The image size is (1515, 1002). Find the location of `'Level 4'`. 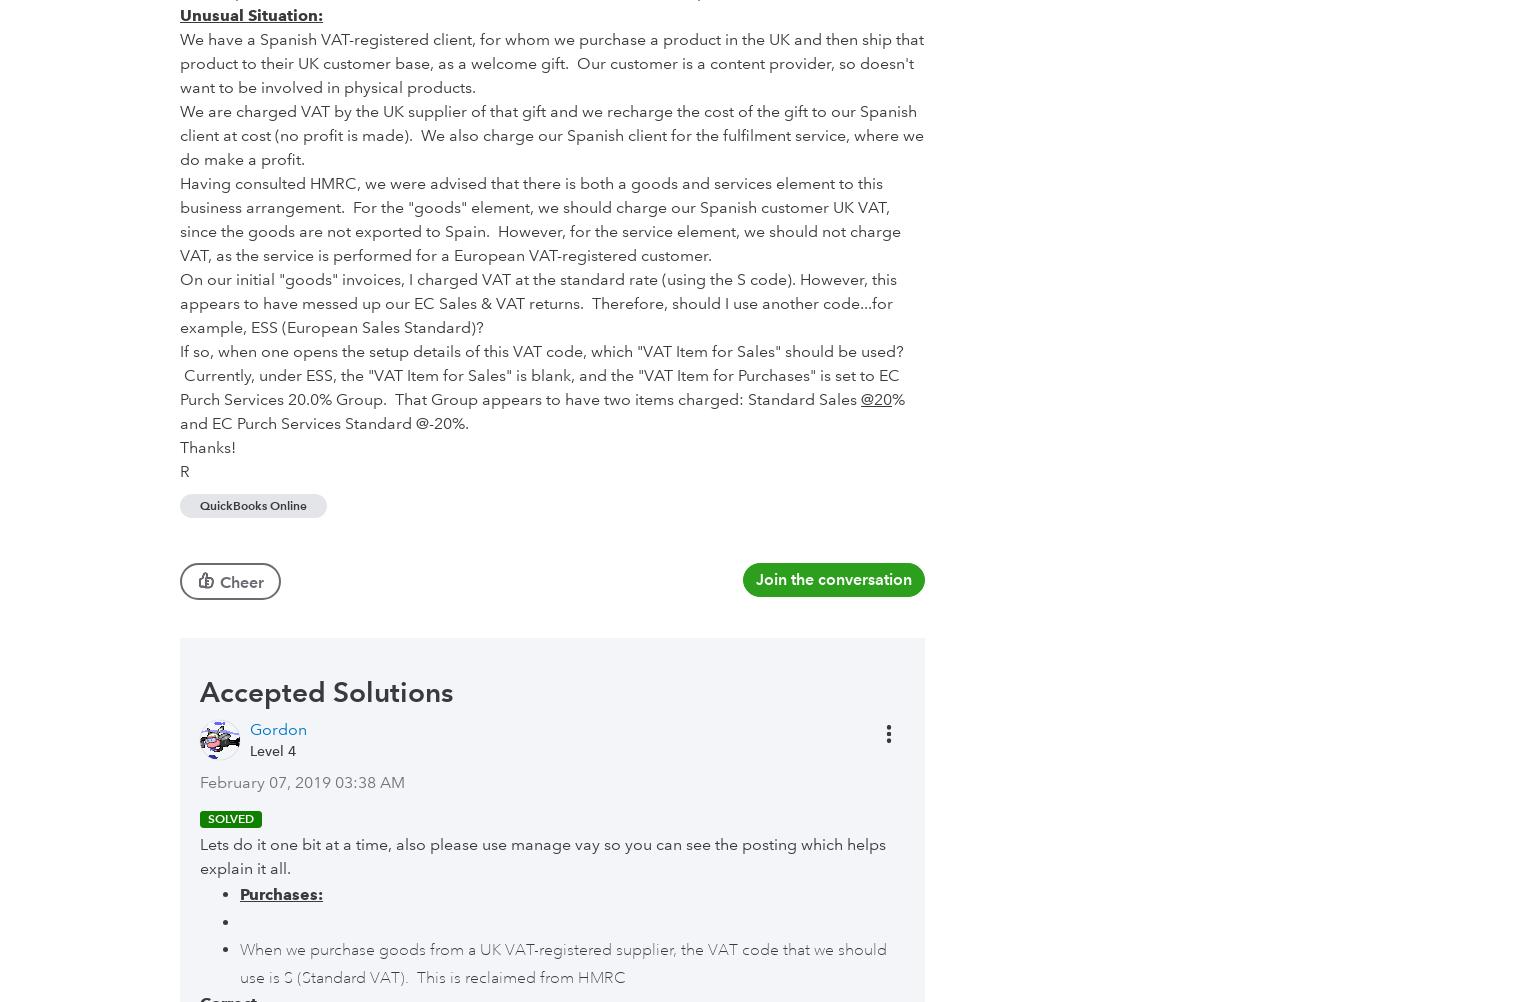

'Level 4' is located at coordinates (273, 749).